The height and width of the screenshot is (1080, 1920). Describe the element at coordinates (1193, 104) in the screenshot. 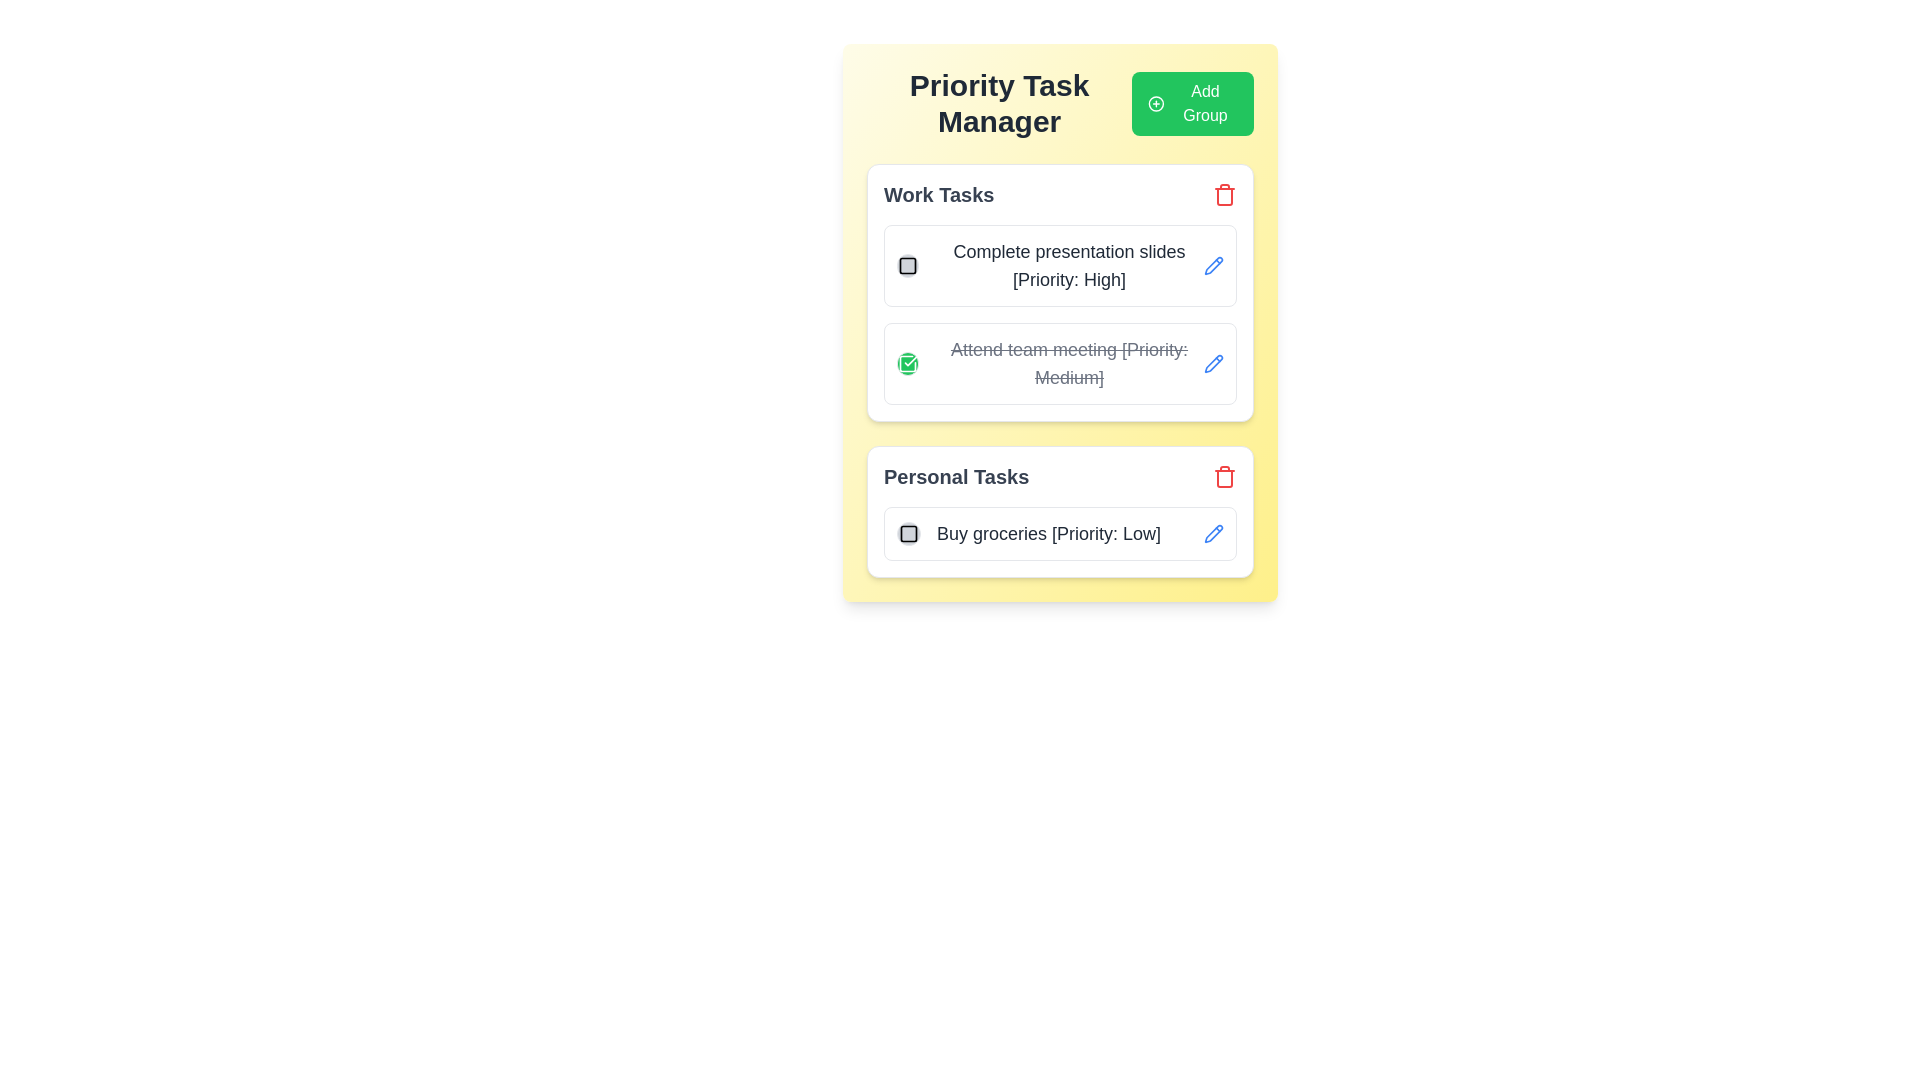

I see `the green rectangular 'Add Group' button with rounded corners located at the top-right corner of the interface` at that location.